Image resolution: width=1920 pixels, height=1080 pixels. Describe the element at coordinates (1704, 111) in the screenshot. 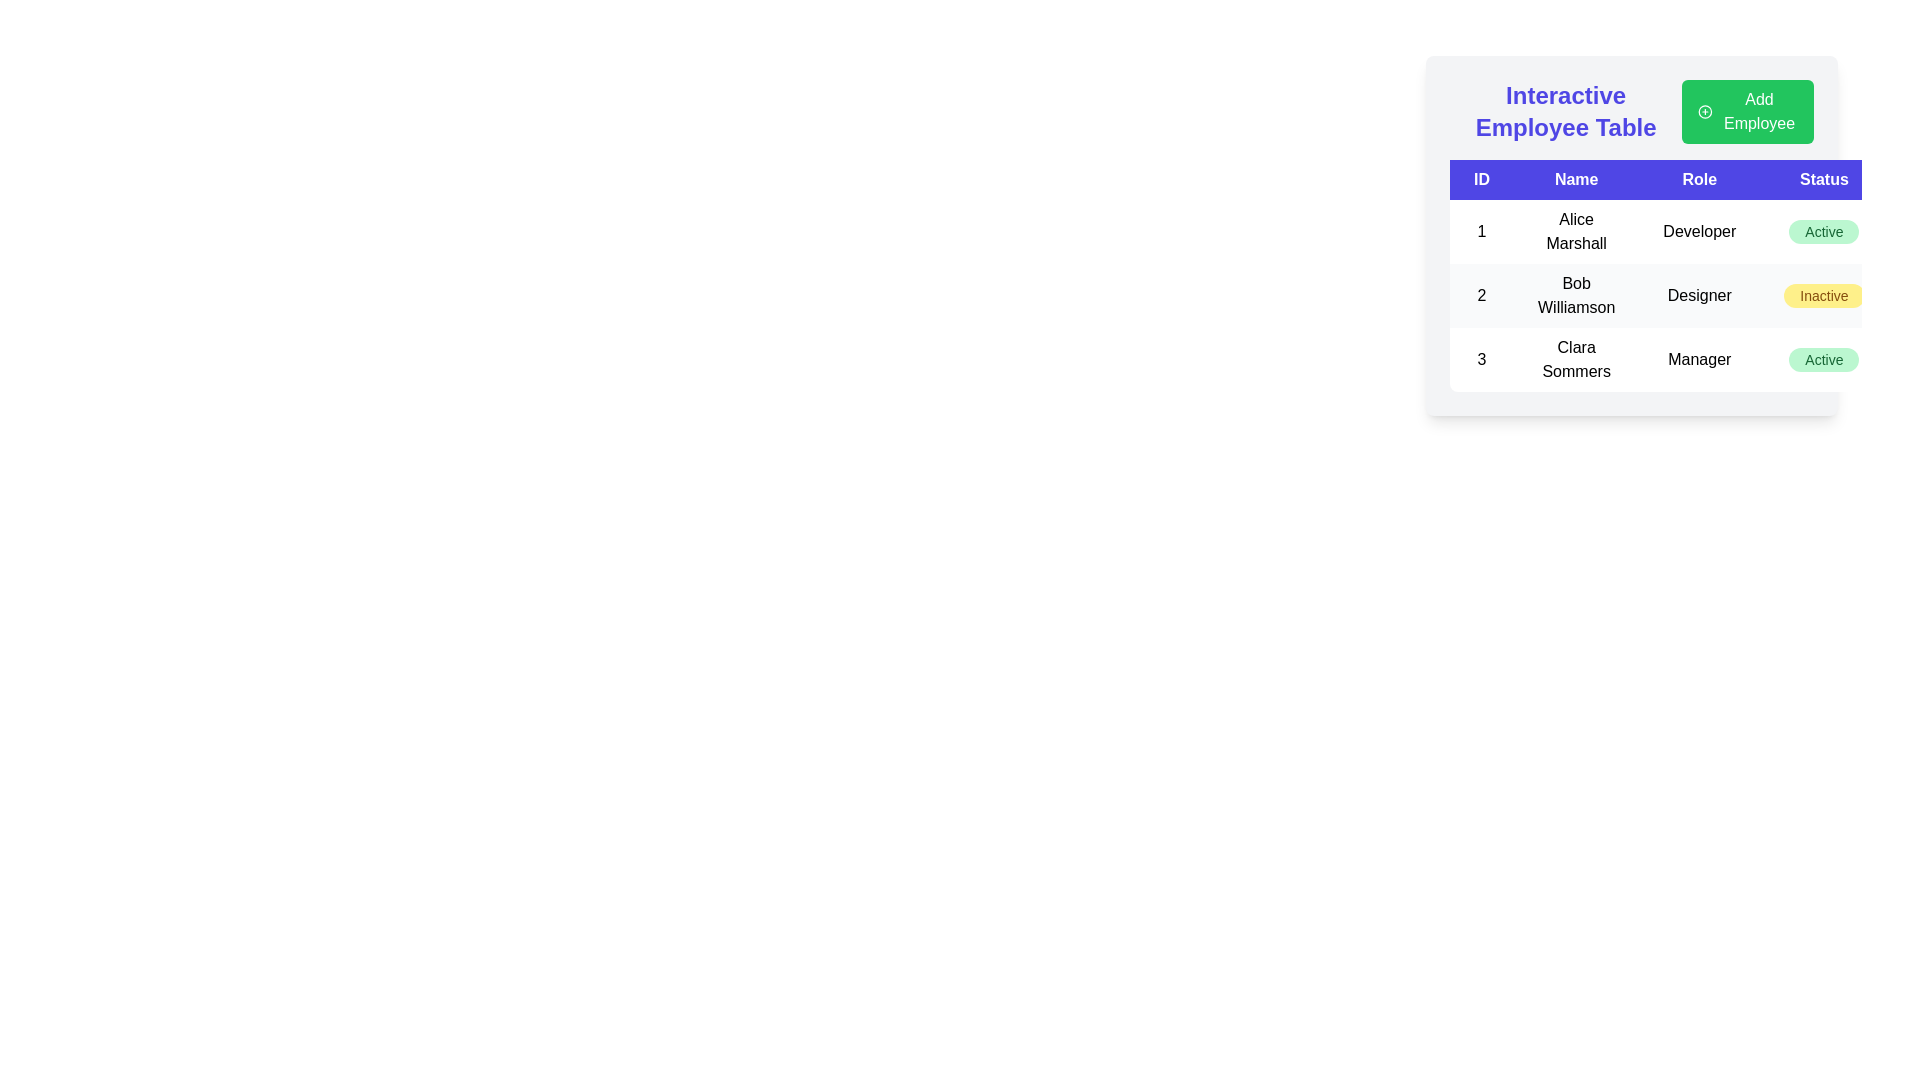

I see `the circular icon with a plus sign at its center, located to the left of the 'Add Employee' text on the green button at the top-right corner of the interface` at that location.